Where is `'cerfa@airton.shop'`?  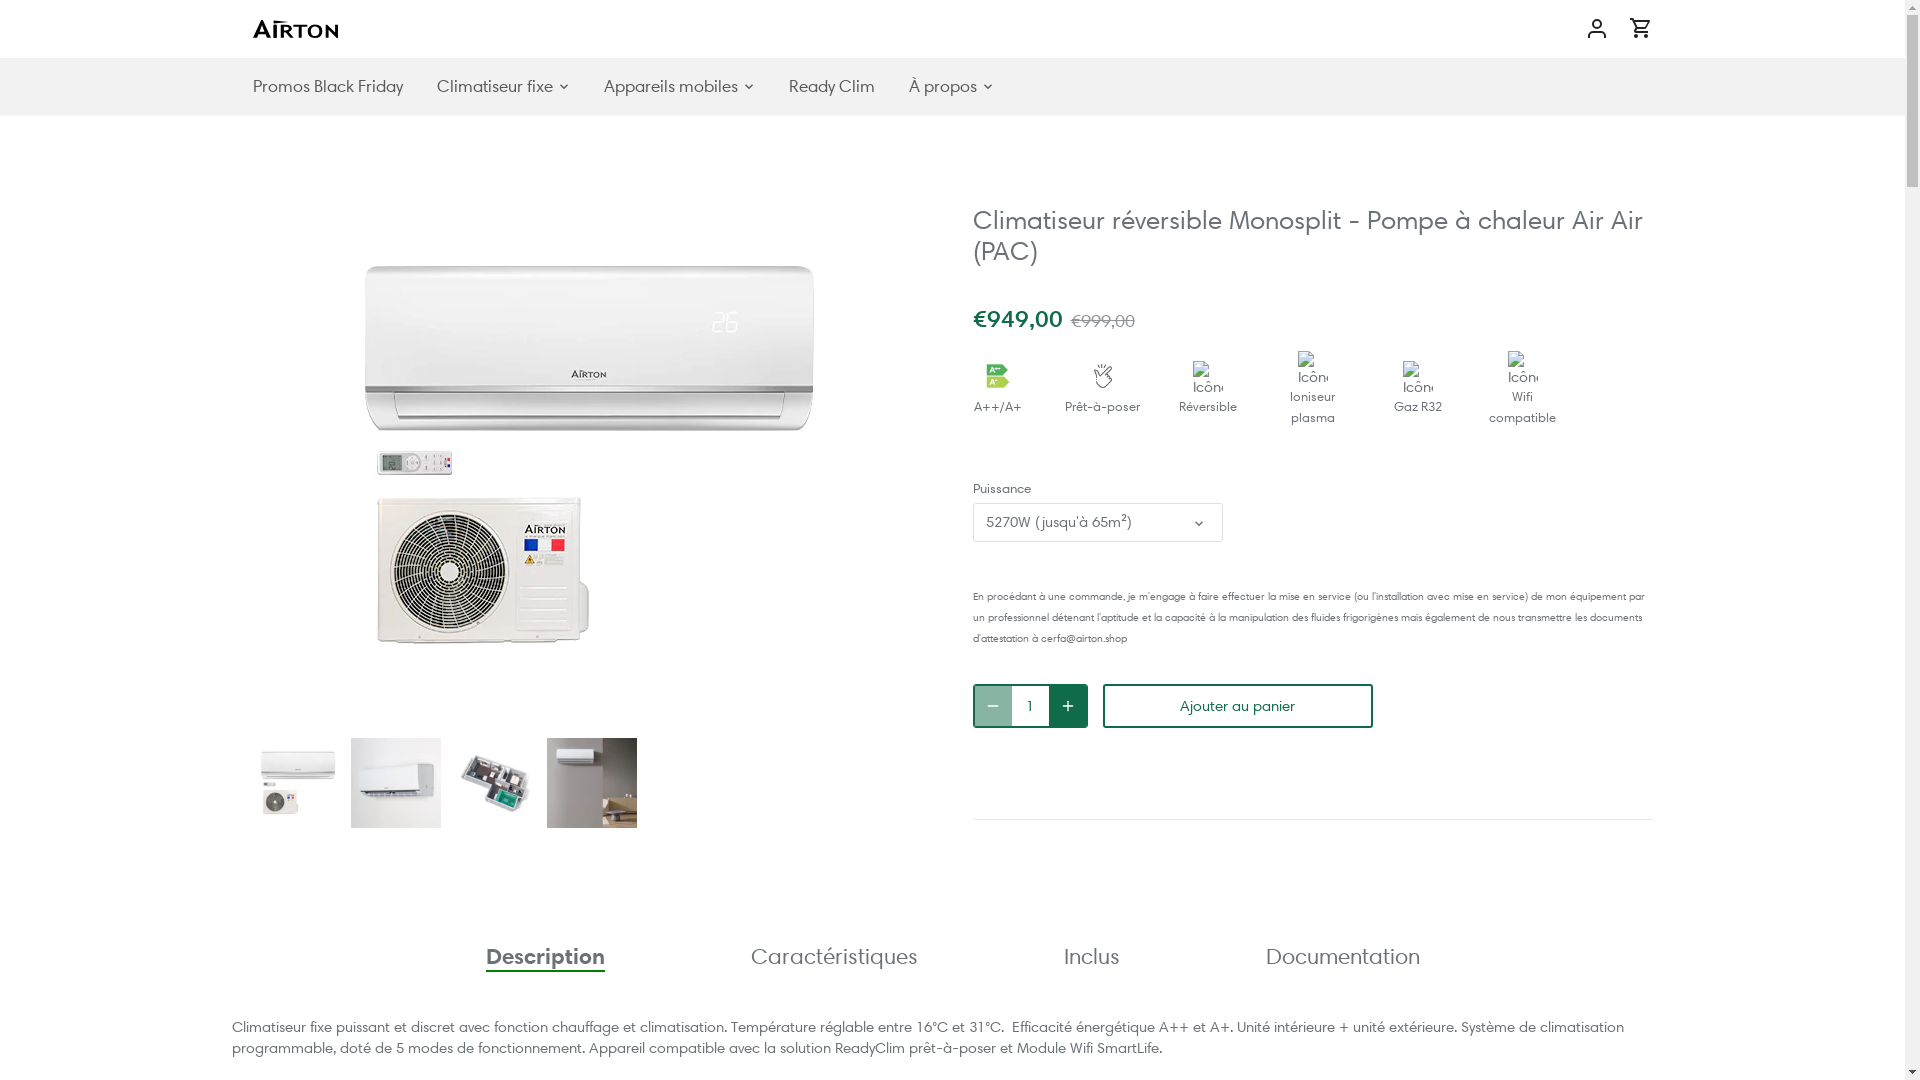 'cerfa@airton.shop' is located at coordinates (1082, 637).